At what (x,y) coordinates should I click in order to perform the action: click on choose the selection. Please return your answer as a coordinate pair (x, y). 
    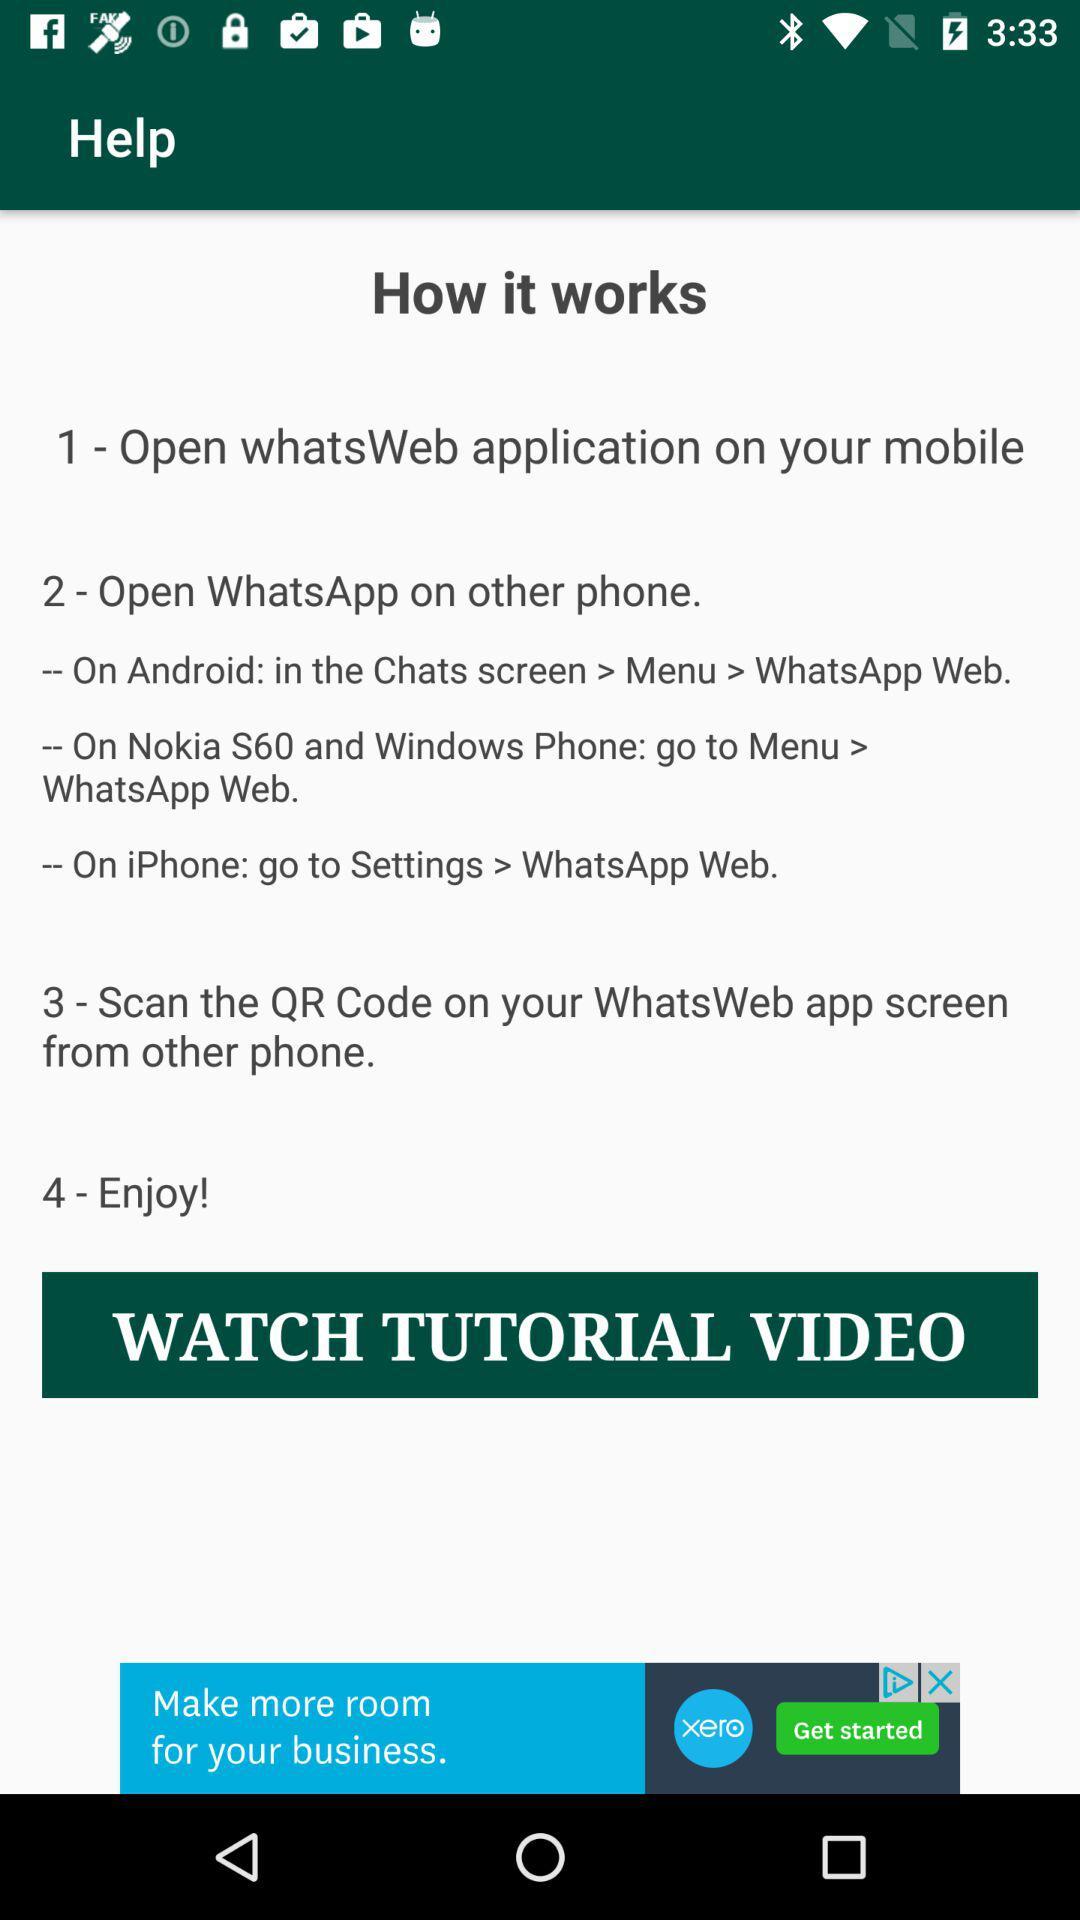
    Looking at the image, I should click on (540, 1727).